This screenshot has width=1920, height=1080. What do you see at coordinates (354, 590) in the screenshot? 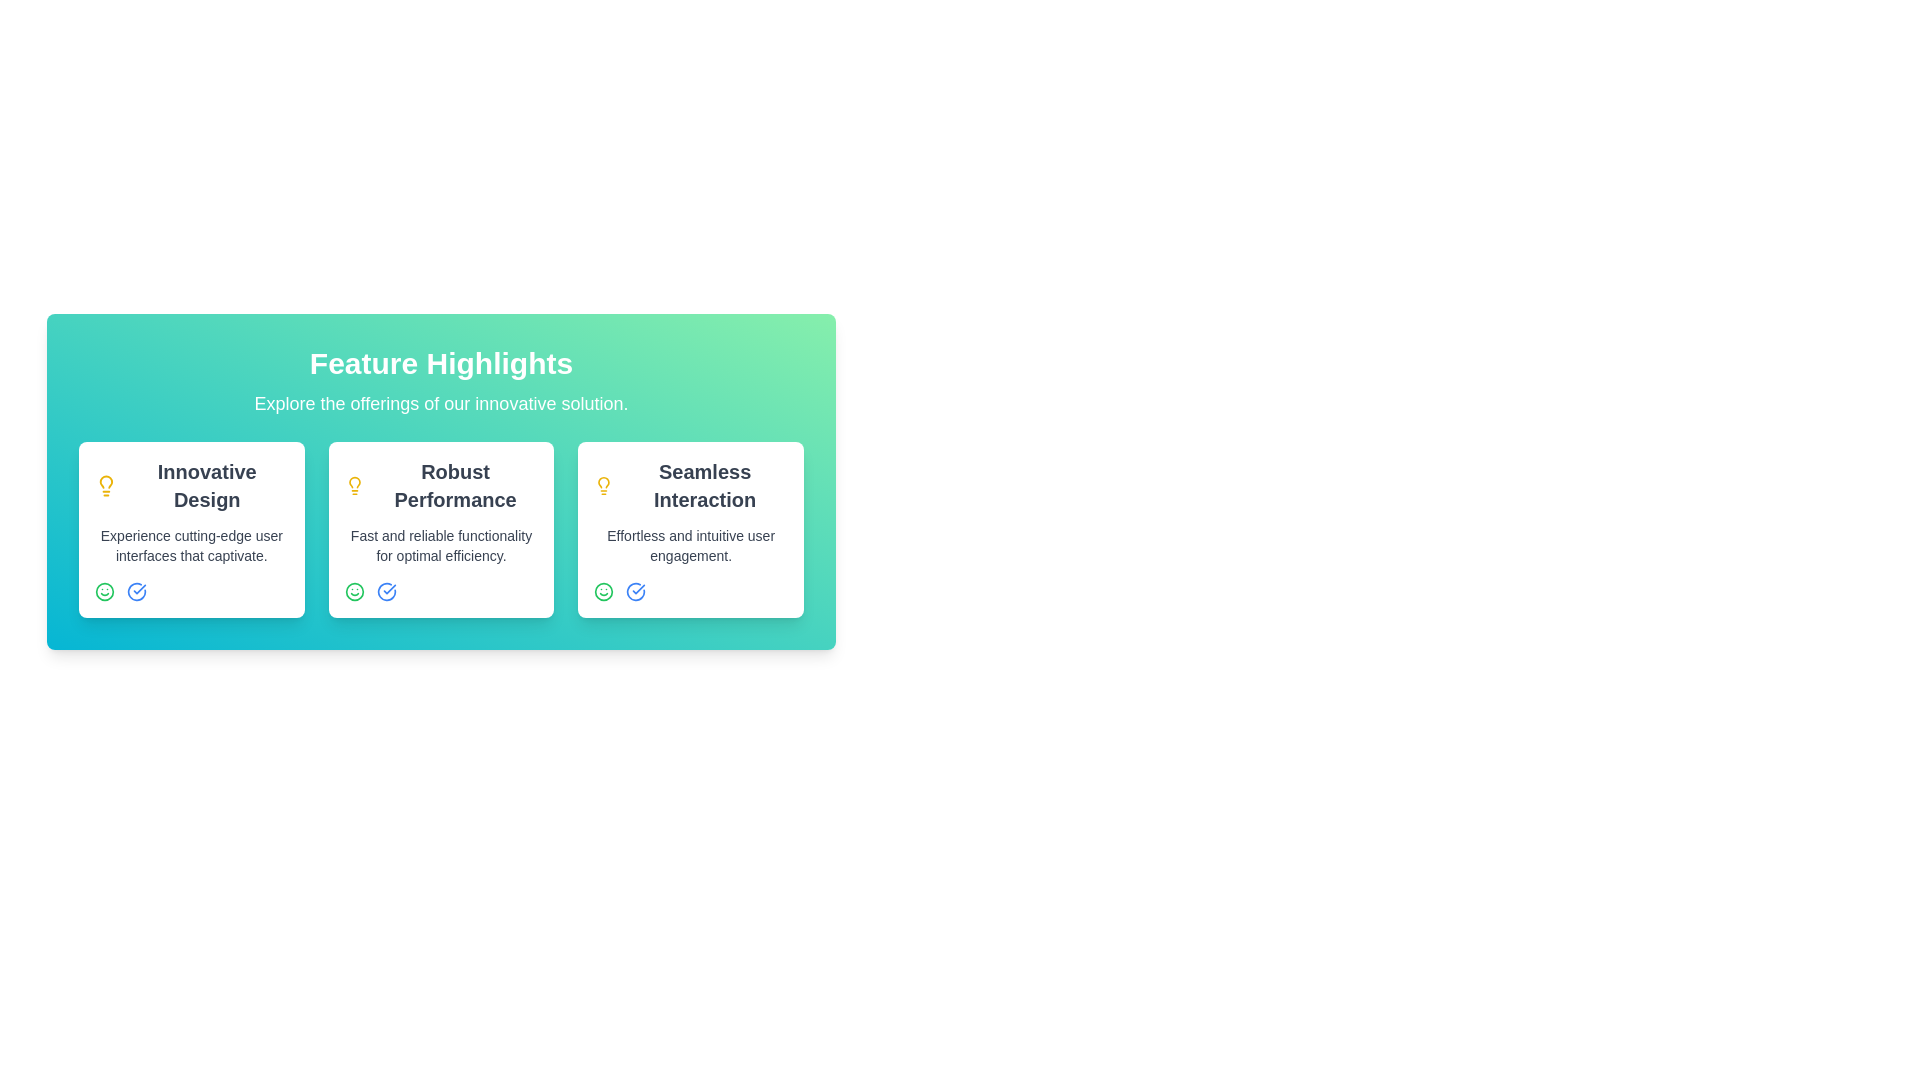
I see `the green smiling face icon located in the second card under the 'Robust Performance' title` at bounding box center [354, 590].